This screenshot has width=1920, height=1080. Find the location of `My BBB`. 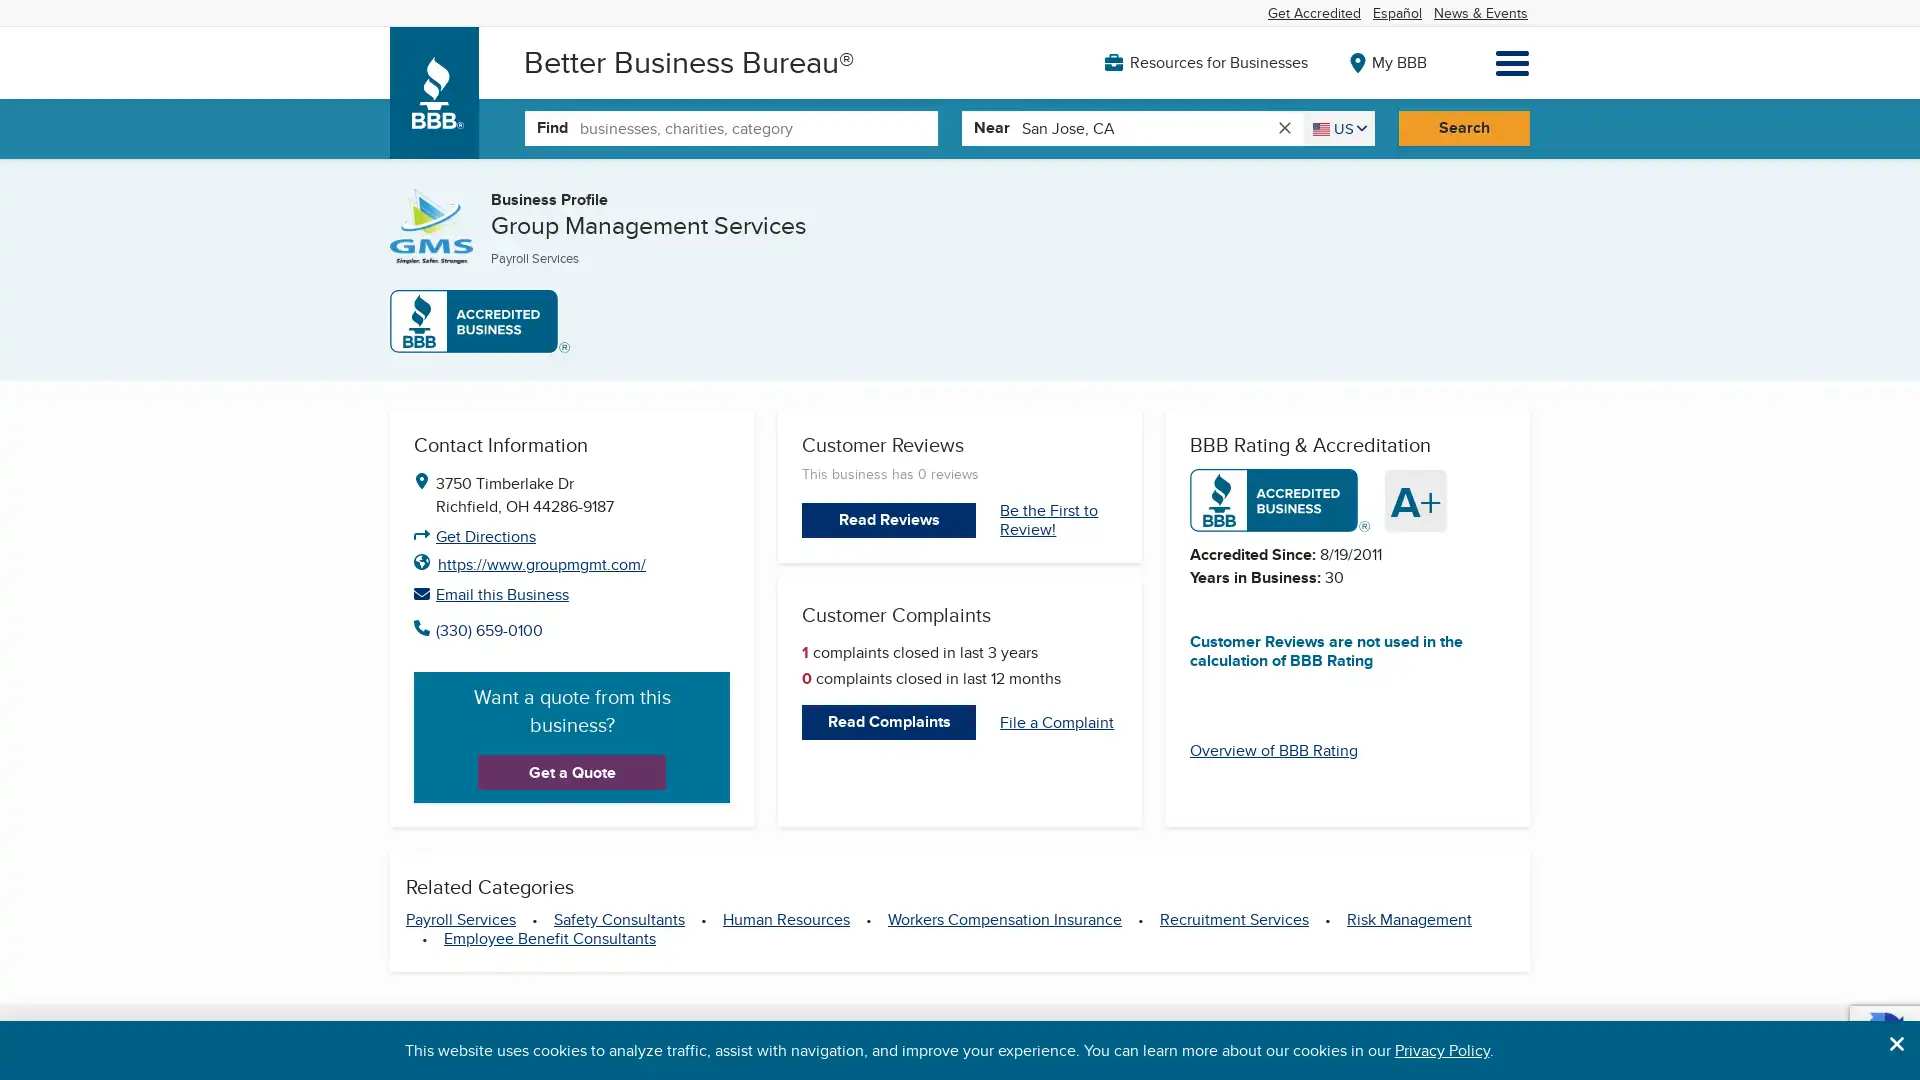

My BBB is located at coordinates (1386, 60).